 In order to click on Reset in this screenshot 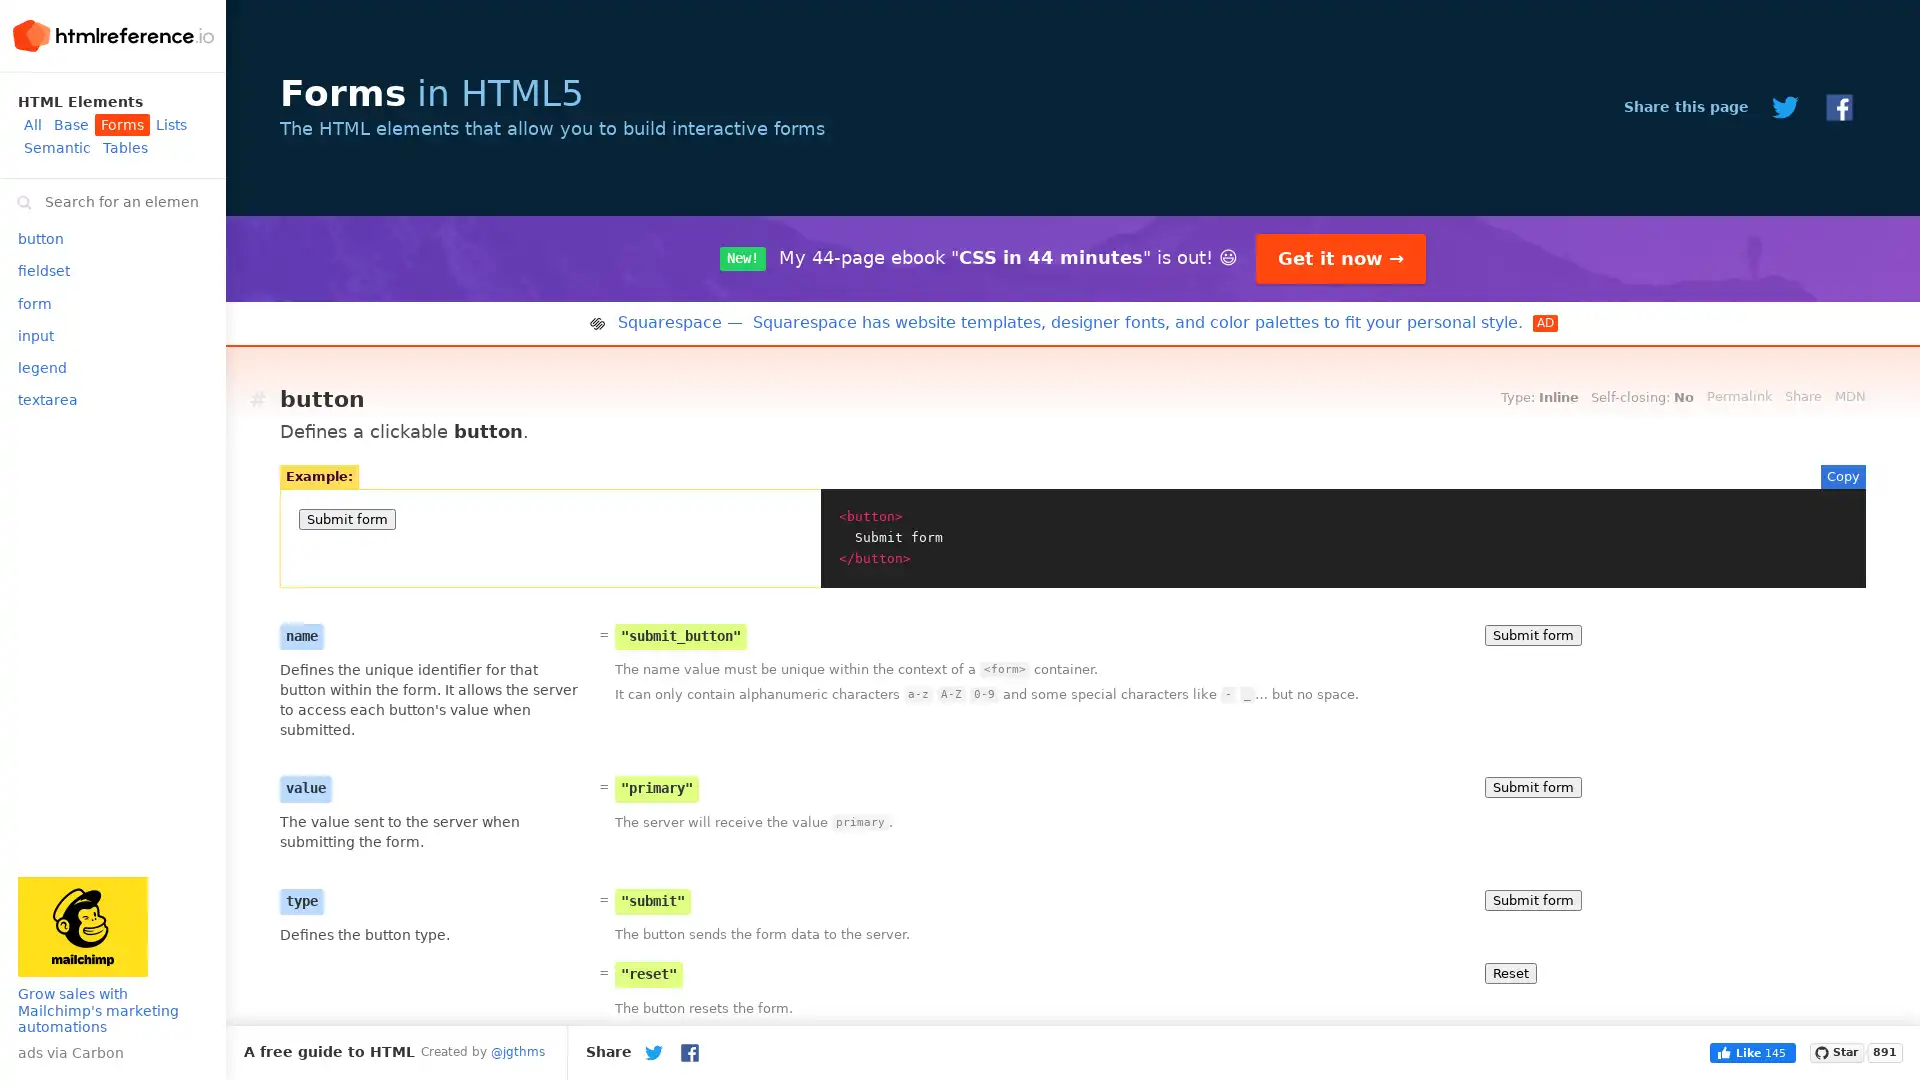, I will do `click(1511, 971)`.